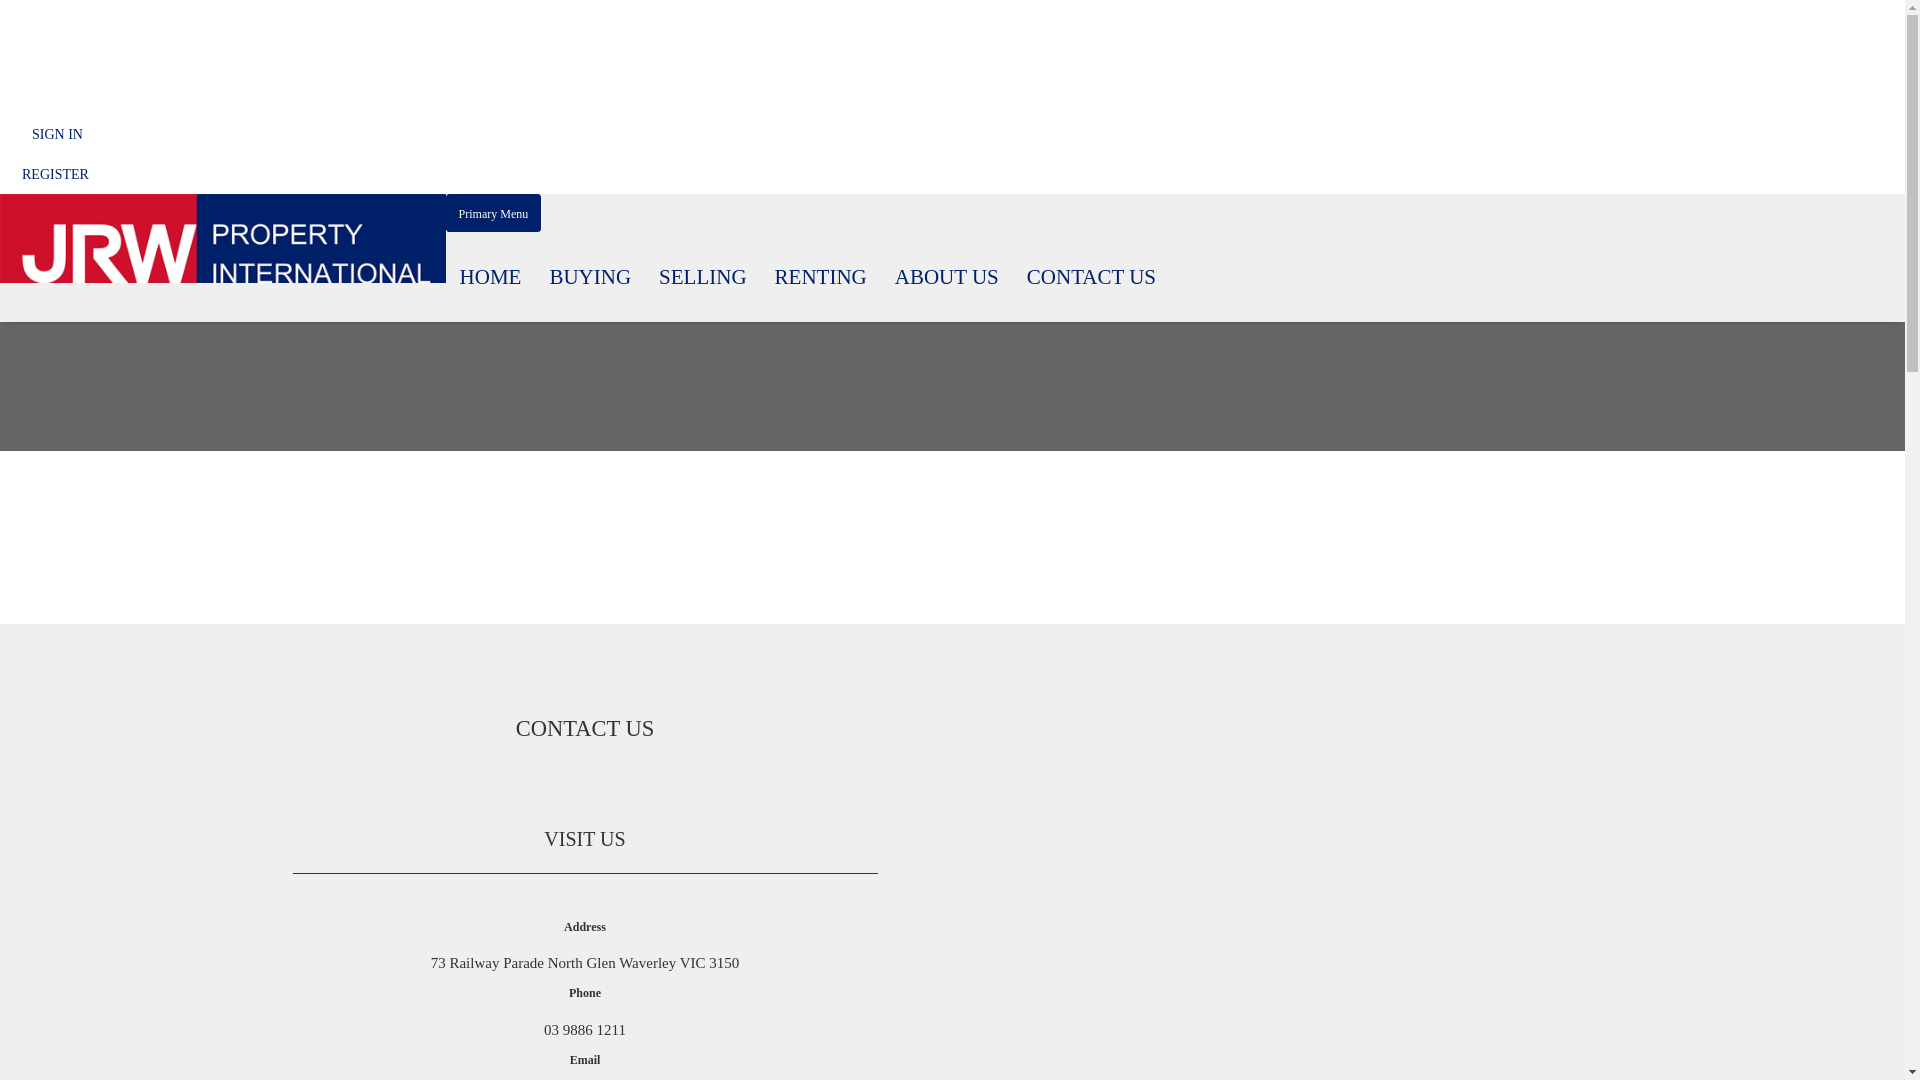  Describe the element at coordinates (494, 212) in the screenshot. I see `'Primary Menu'` at that location.